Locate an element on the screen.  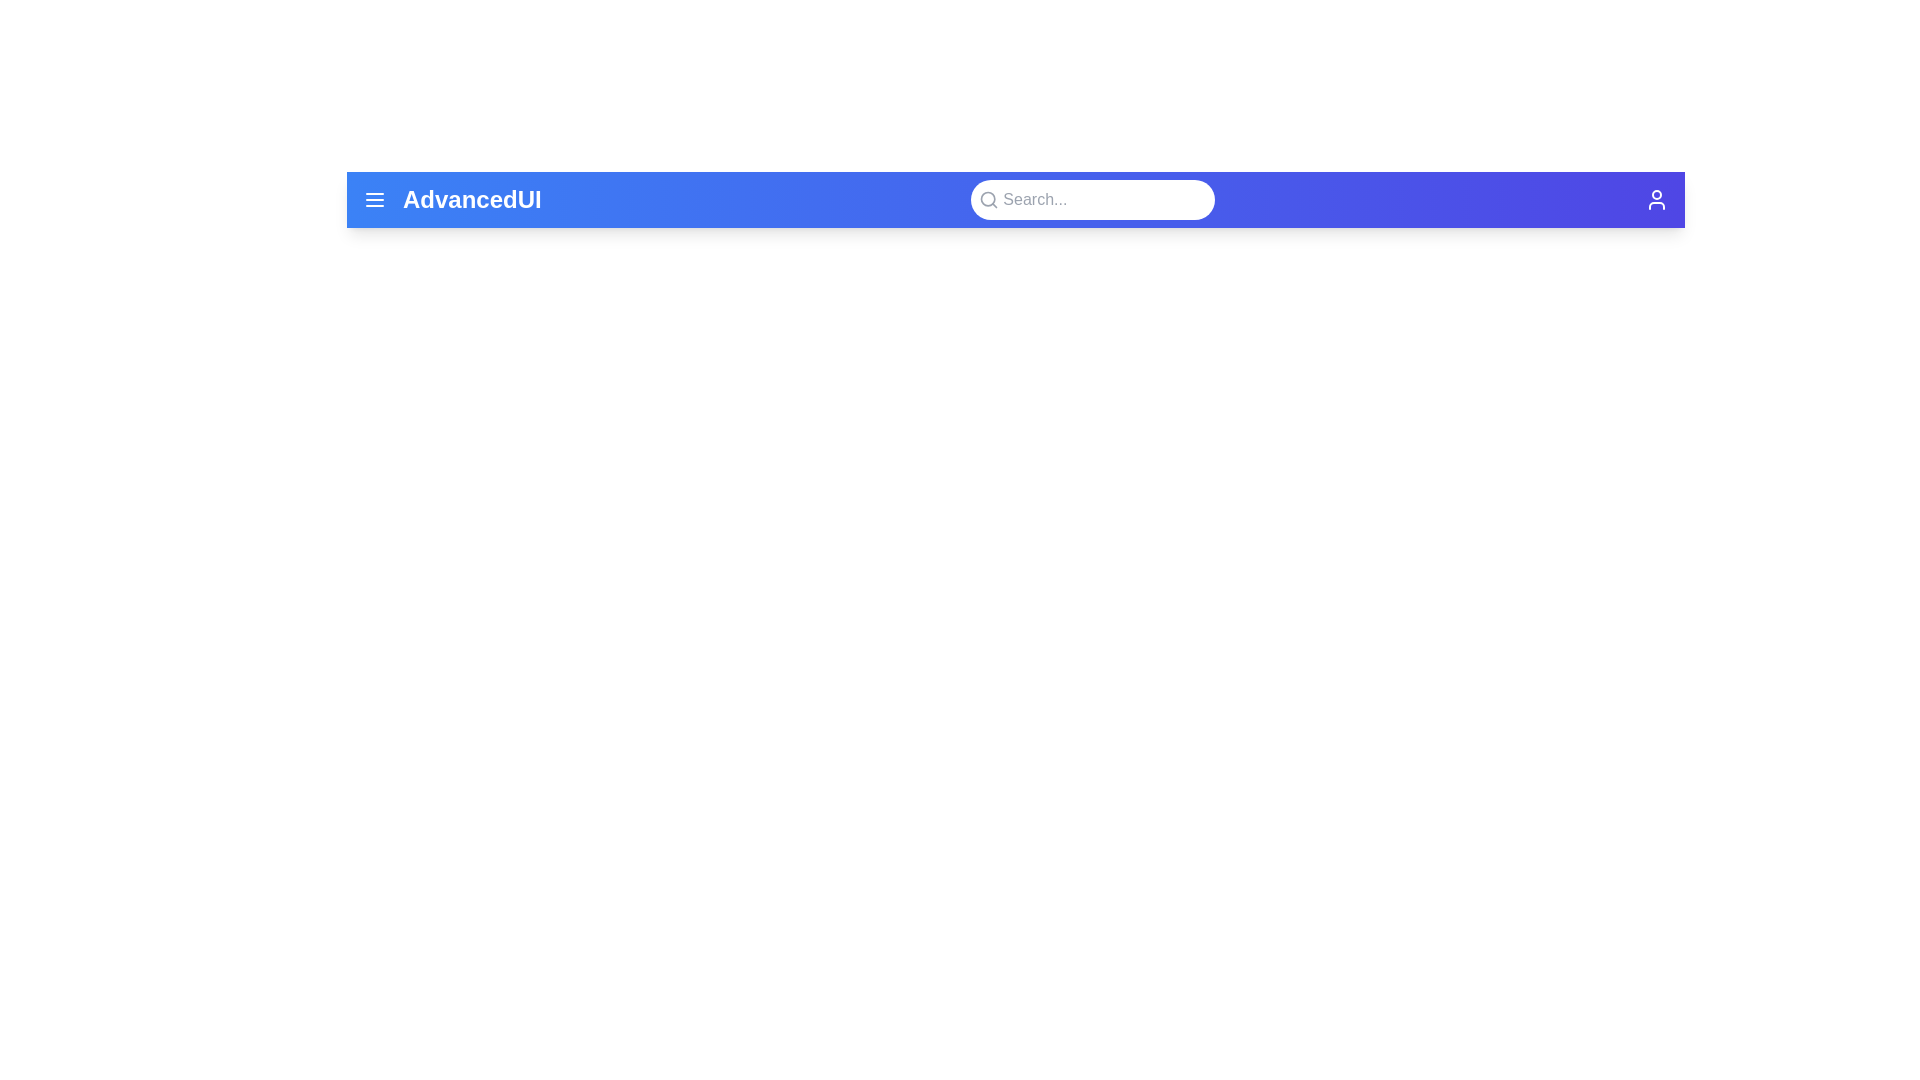
the user icon to toggle the visibility of the user menu is located at coordinates (1656, 200).